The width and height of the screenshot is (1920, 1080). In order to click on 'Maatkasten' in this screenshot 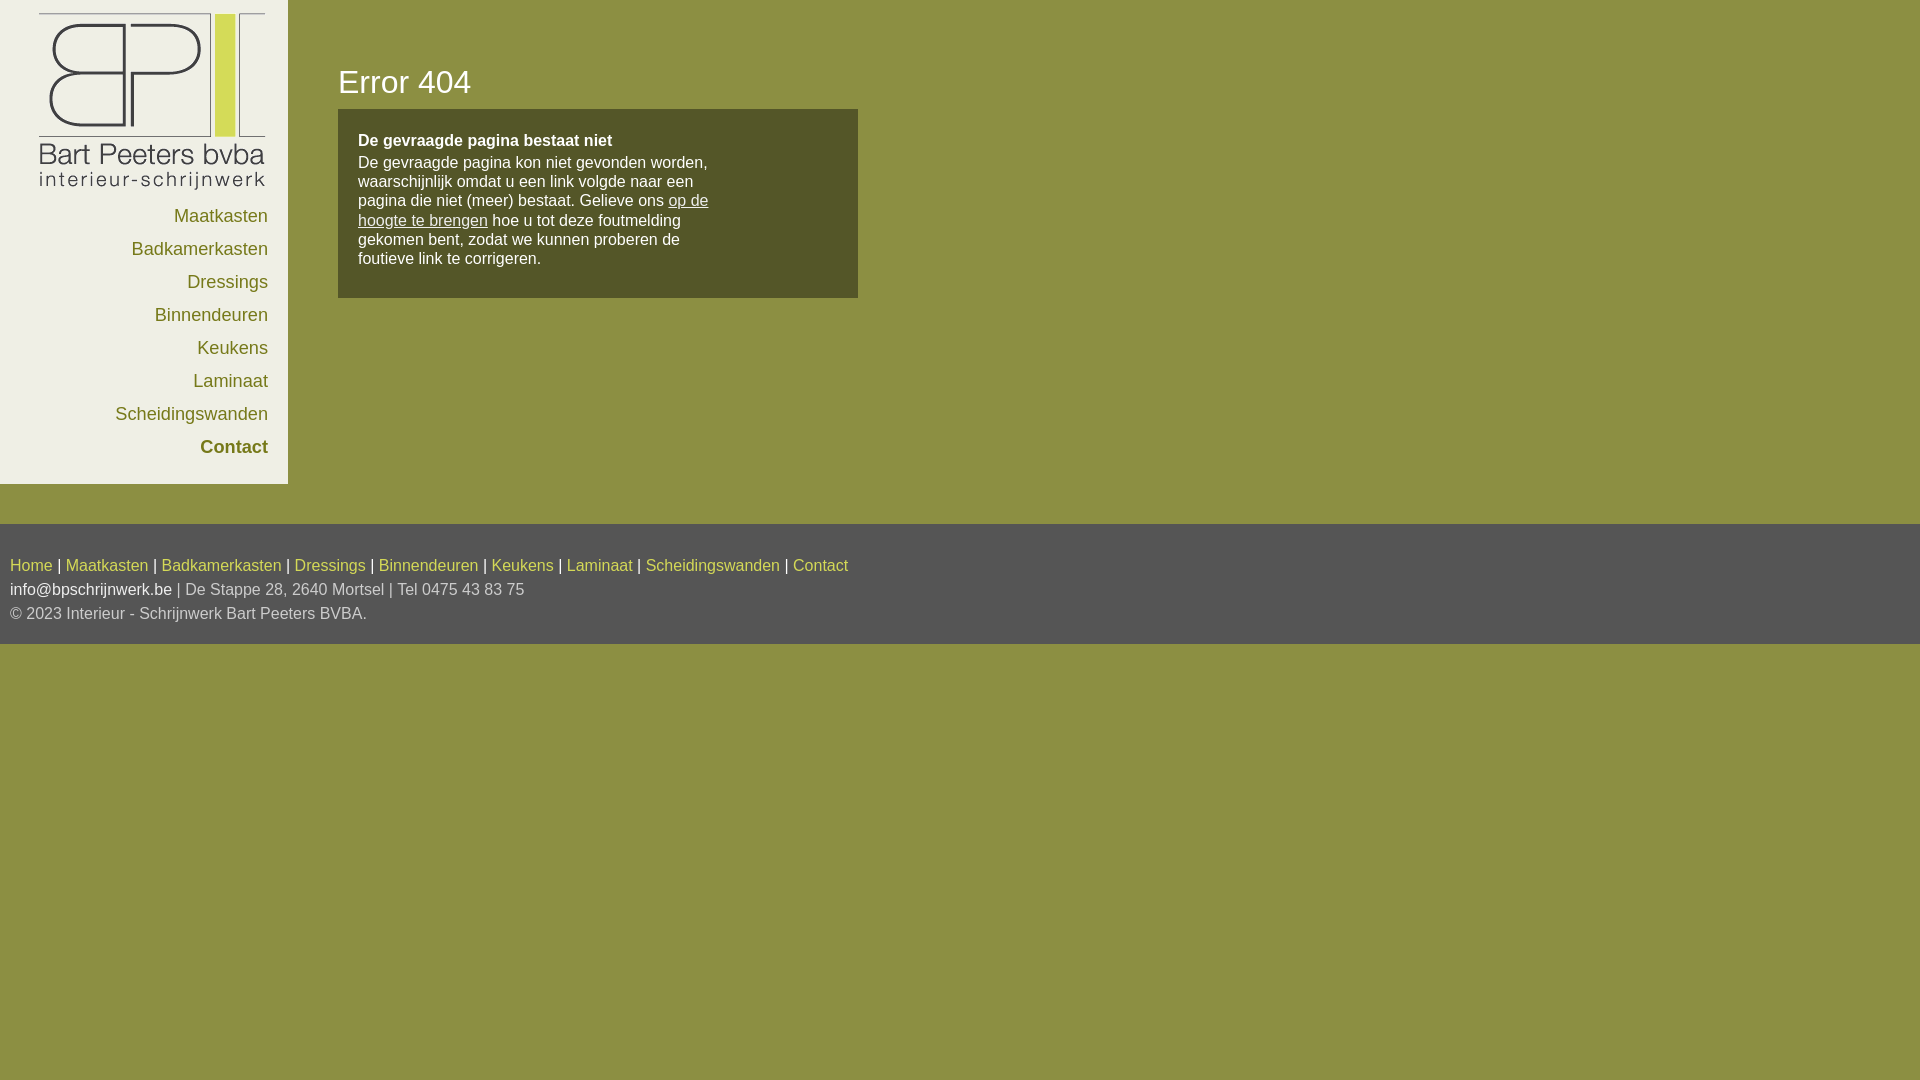, I will do `click(220, 216)`.